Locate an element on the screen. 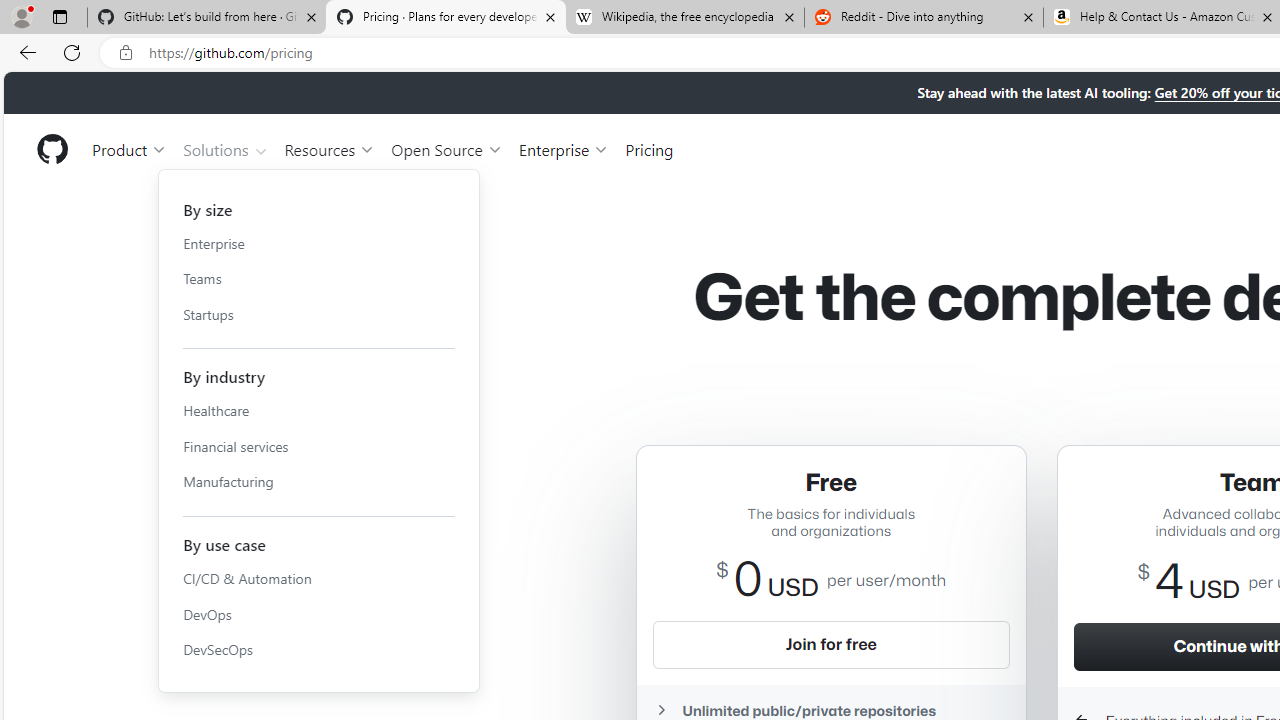  'Wikipedia, the free encyclopedia' is located at coordinates (684, 17).